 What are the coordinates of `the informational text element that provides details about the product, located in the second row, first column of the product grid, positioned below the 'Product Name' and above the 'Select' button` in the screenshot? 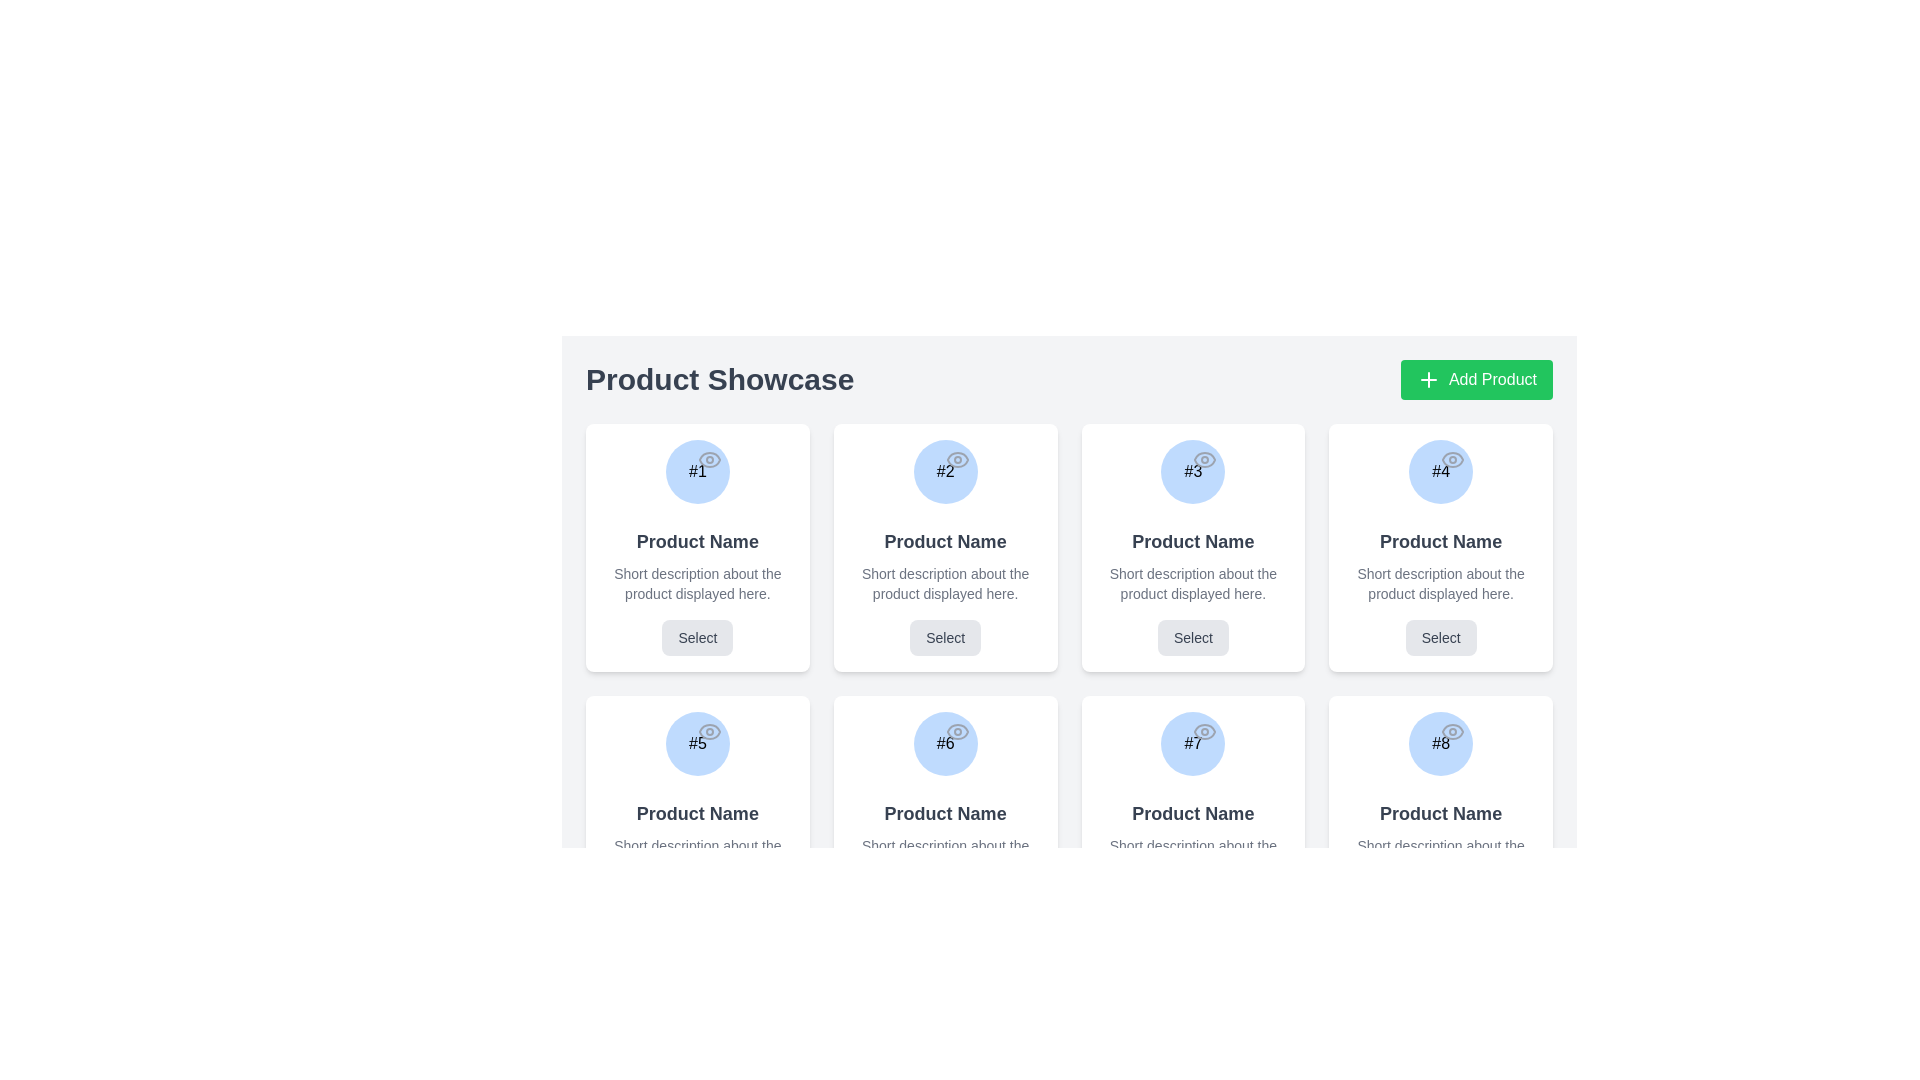 It's located at (697, 855).